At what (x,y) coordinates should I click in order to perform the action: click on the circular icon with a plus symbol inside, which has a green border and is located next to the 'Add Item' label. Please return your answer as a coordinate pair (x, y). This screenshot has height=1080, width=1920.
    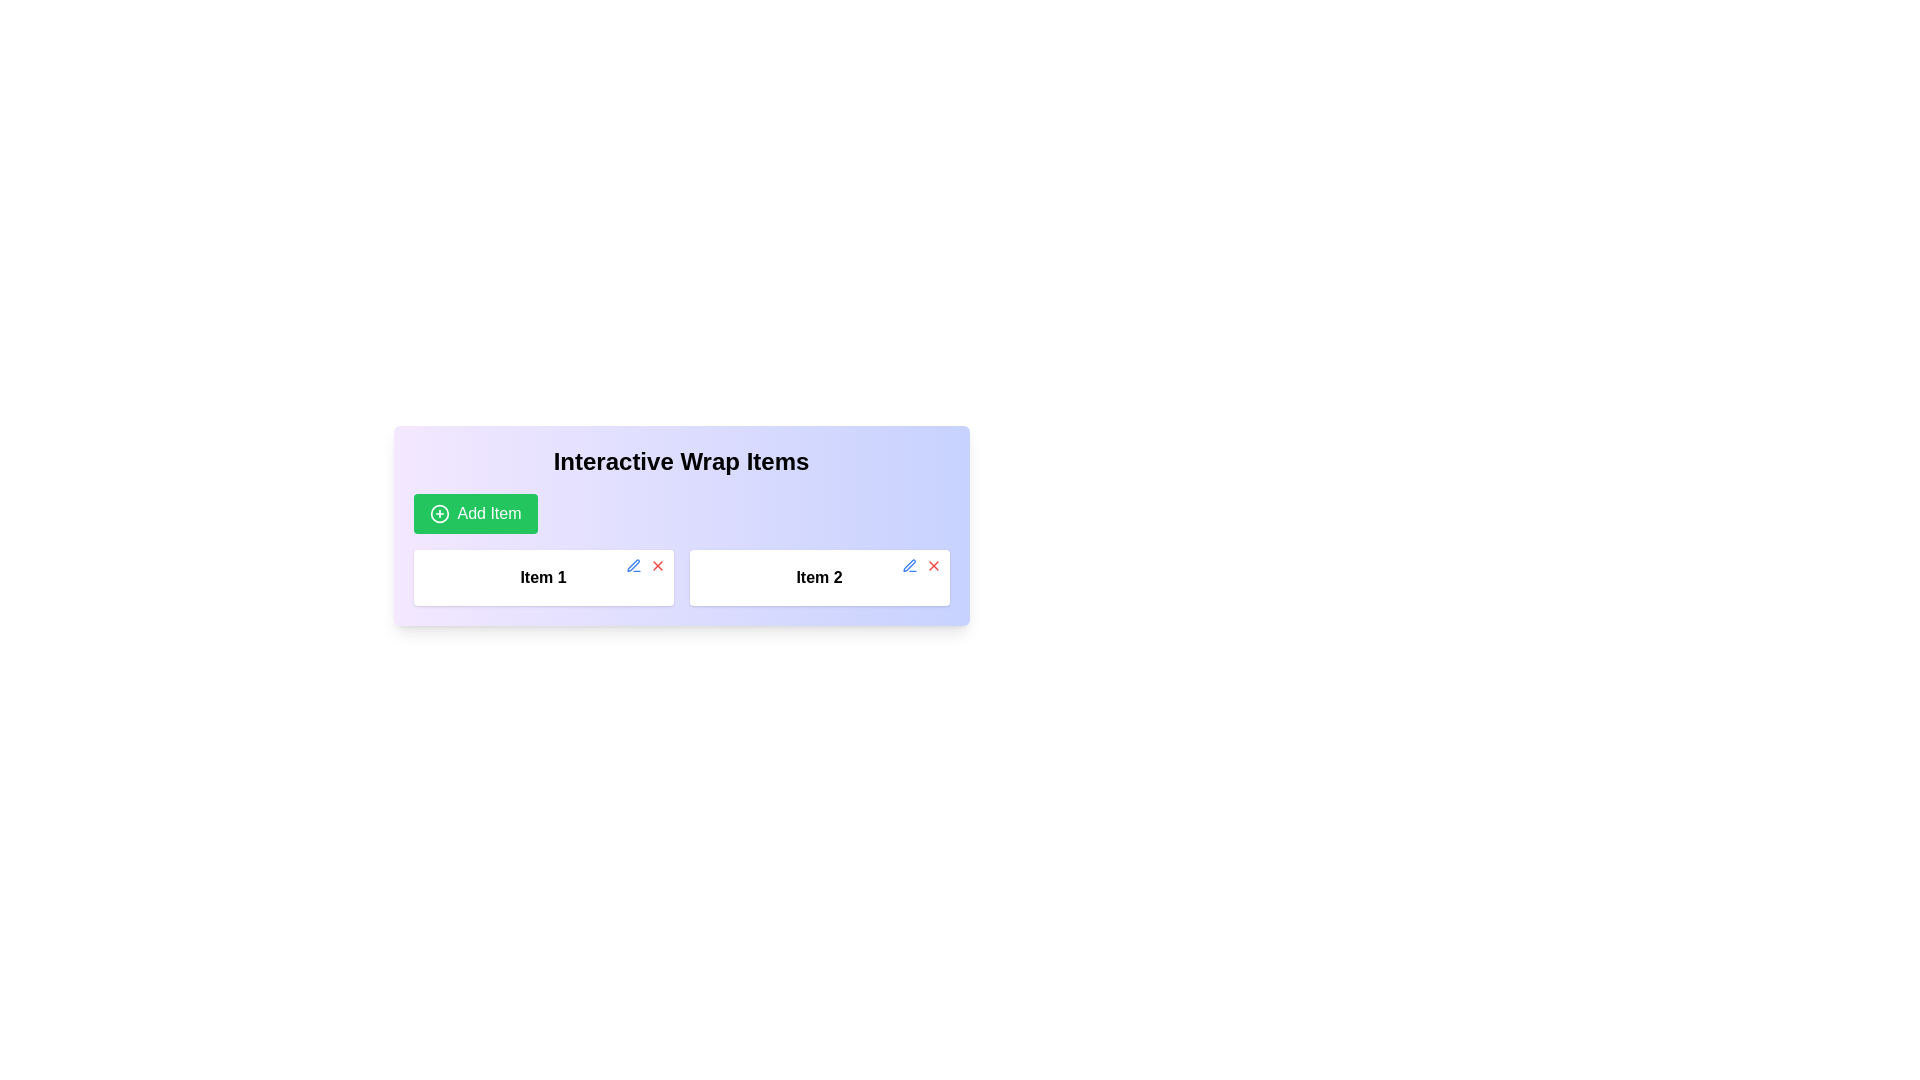
    Looking at the image, I should click on (438, 512).